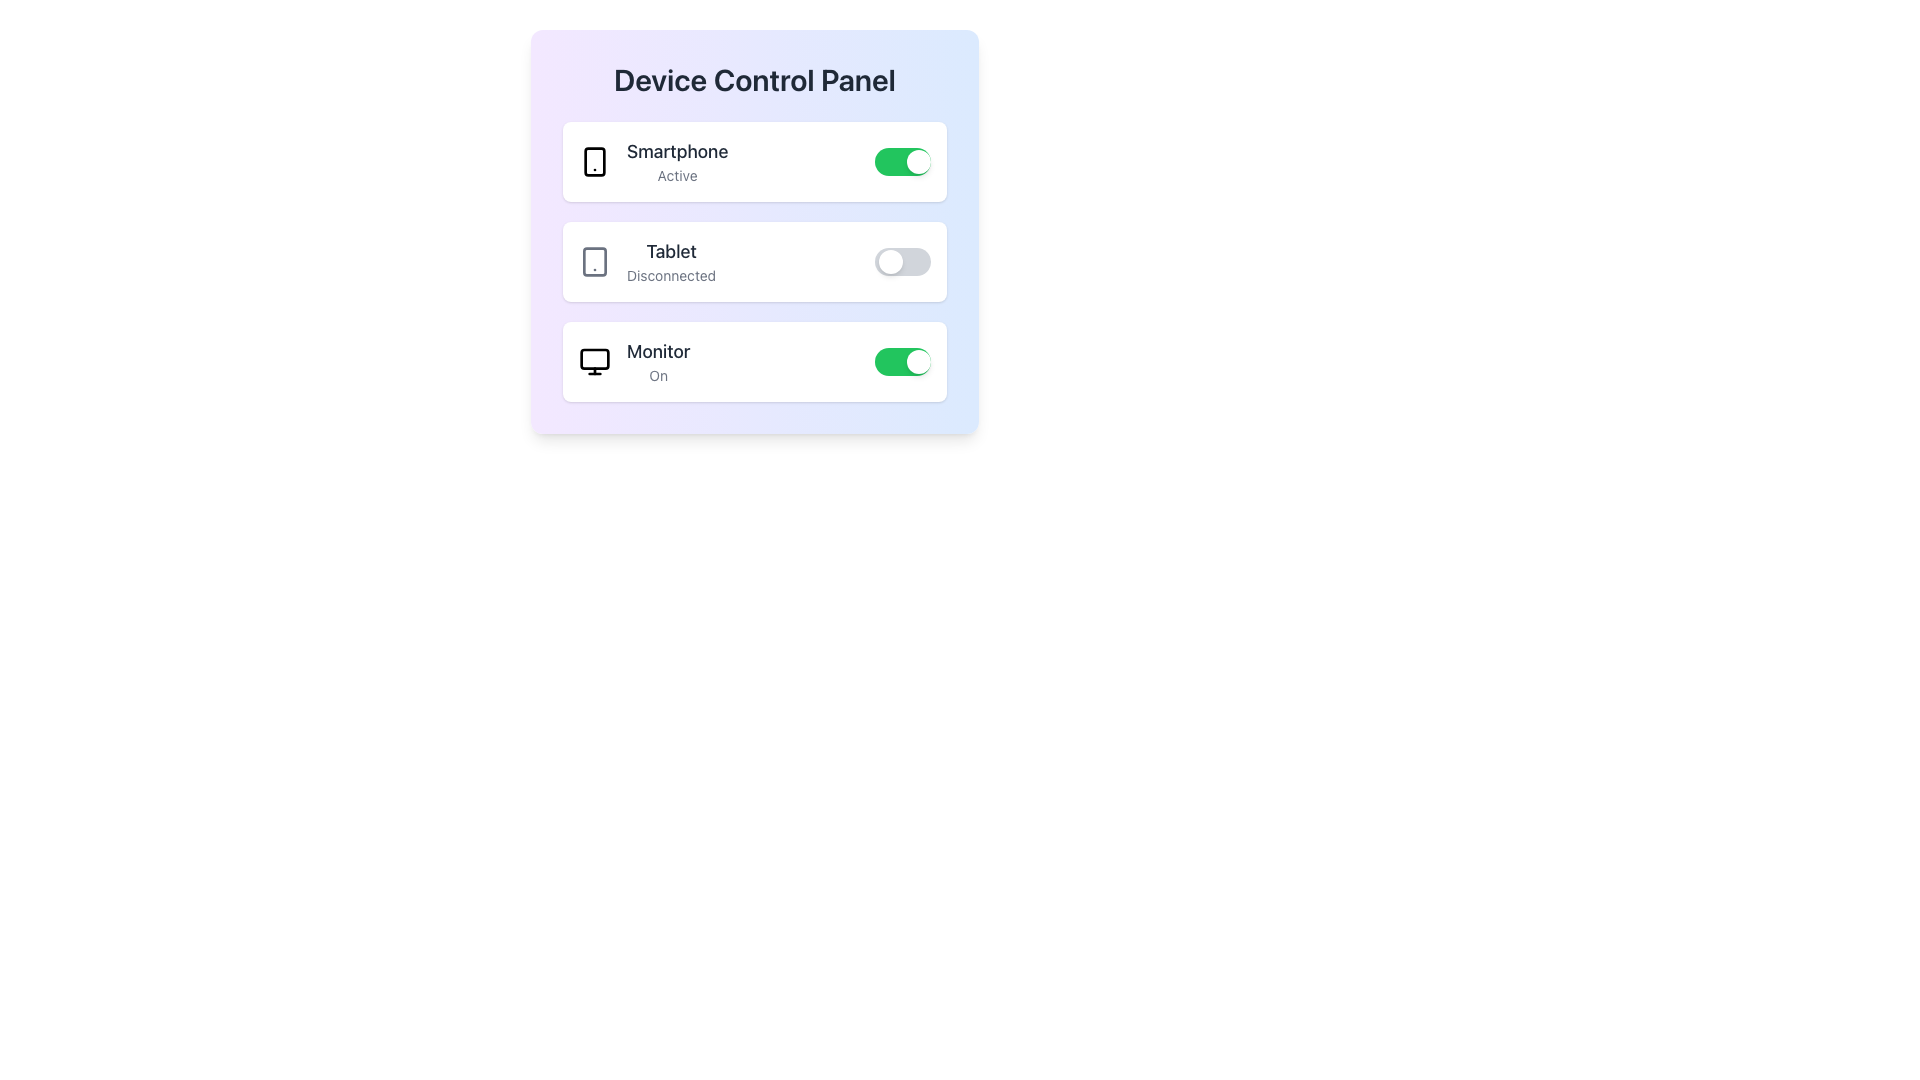  Describe the element at coordinates (658, 362) in the screenshot. I see `the Text Label that provides information about the associated monitor entry in the device list, located beside the monitor icon and toggle switch in the third entry of the device control list` at that location.